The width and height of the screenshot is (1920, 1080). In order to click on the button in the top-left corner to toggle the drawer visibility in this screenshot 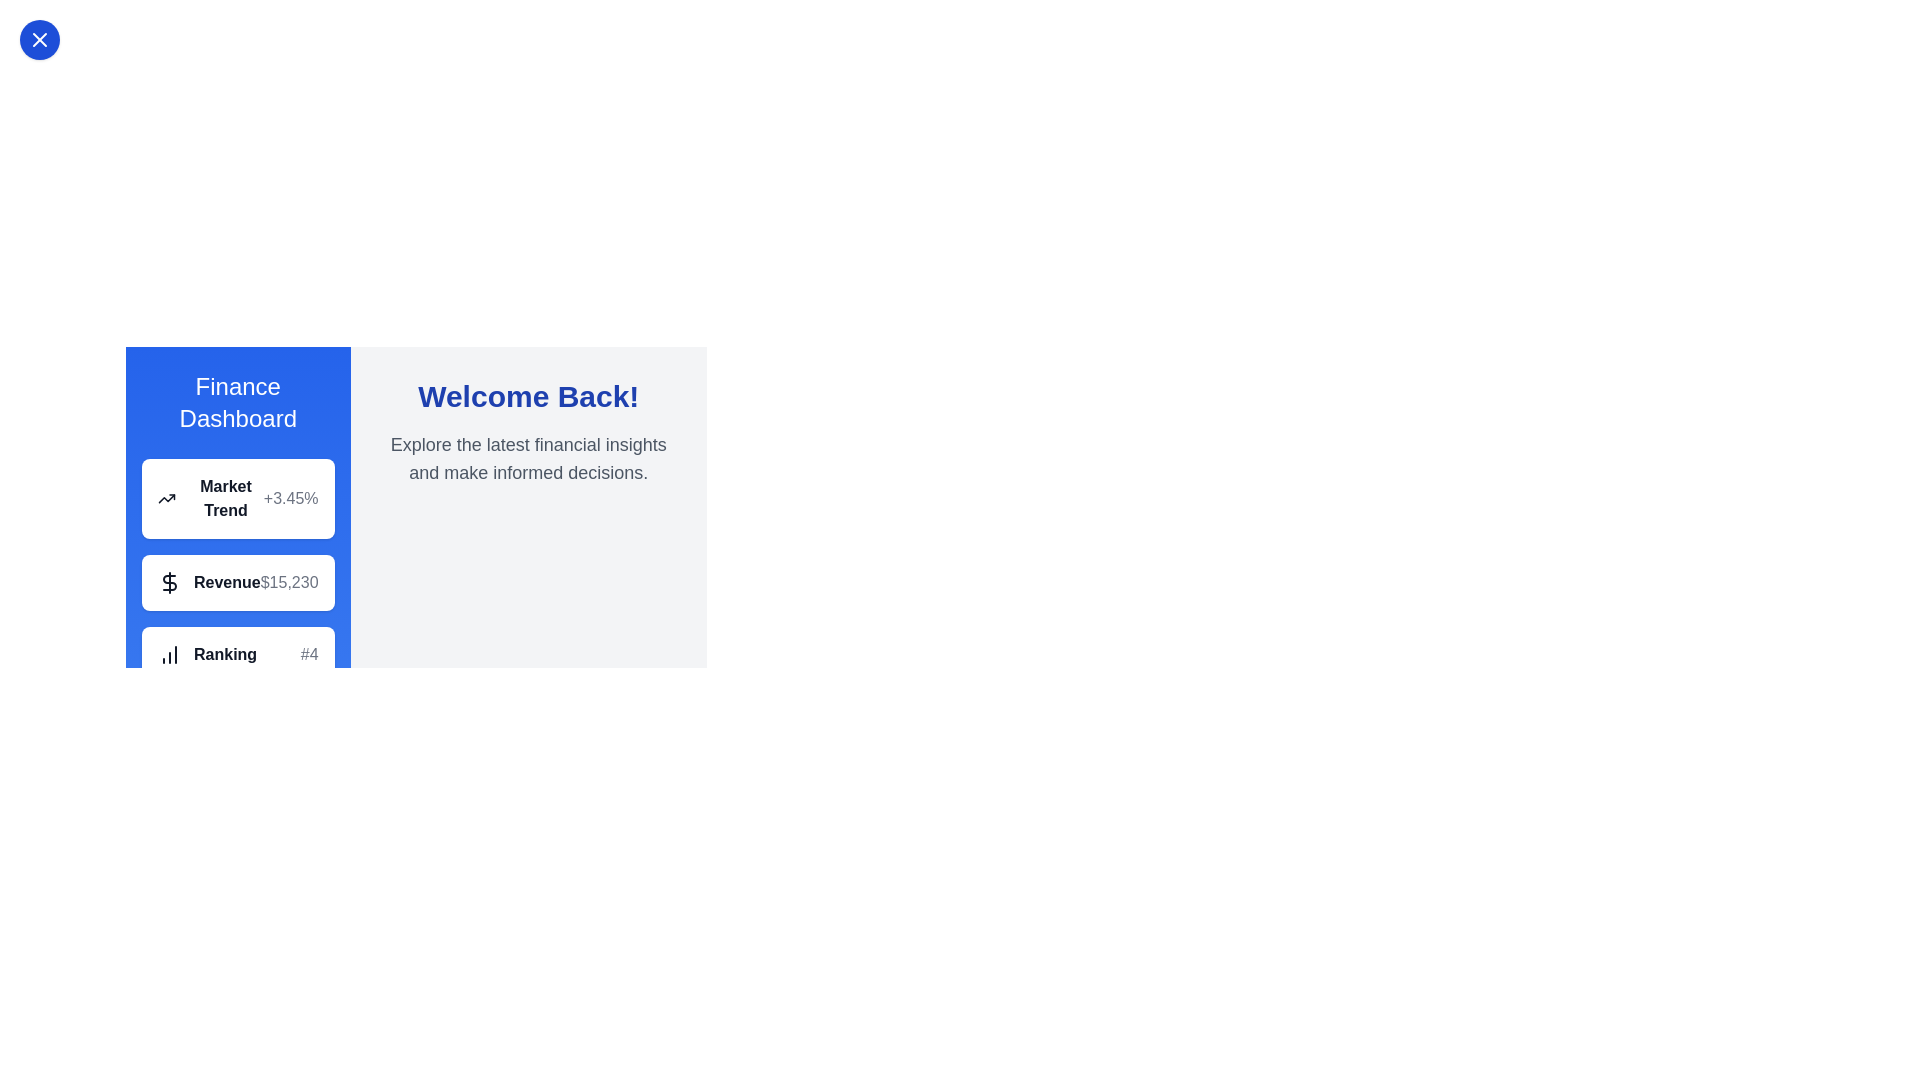, I will do `click(39, 39)`.